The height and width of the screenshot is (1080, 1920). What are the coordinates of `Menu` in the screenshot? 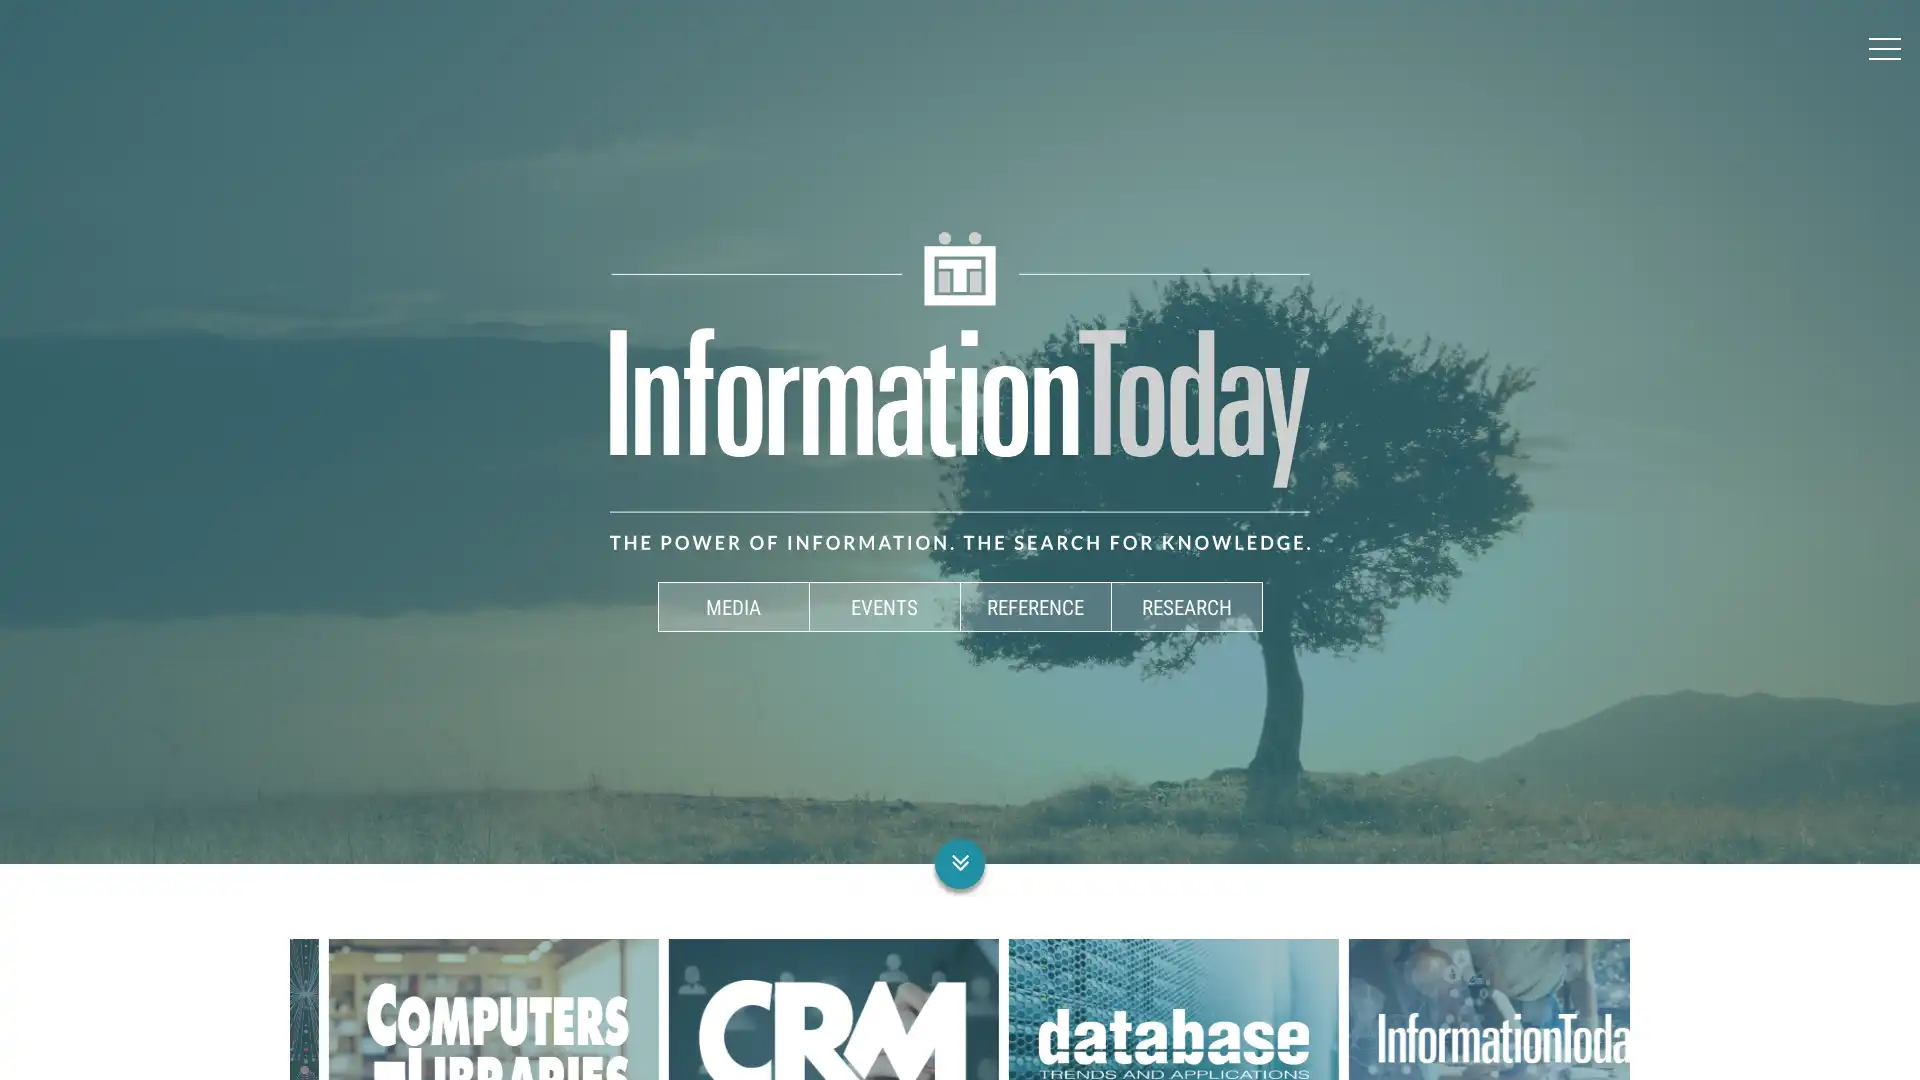 It's located at (1884, 49).